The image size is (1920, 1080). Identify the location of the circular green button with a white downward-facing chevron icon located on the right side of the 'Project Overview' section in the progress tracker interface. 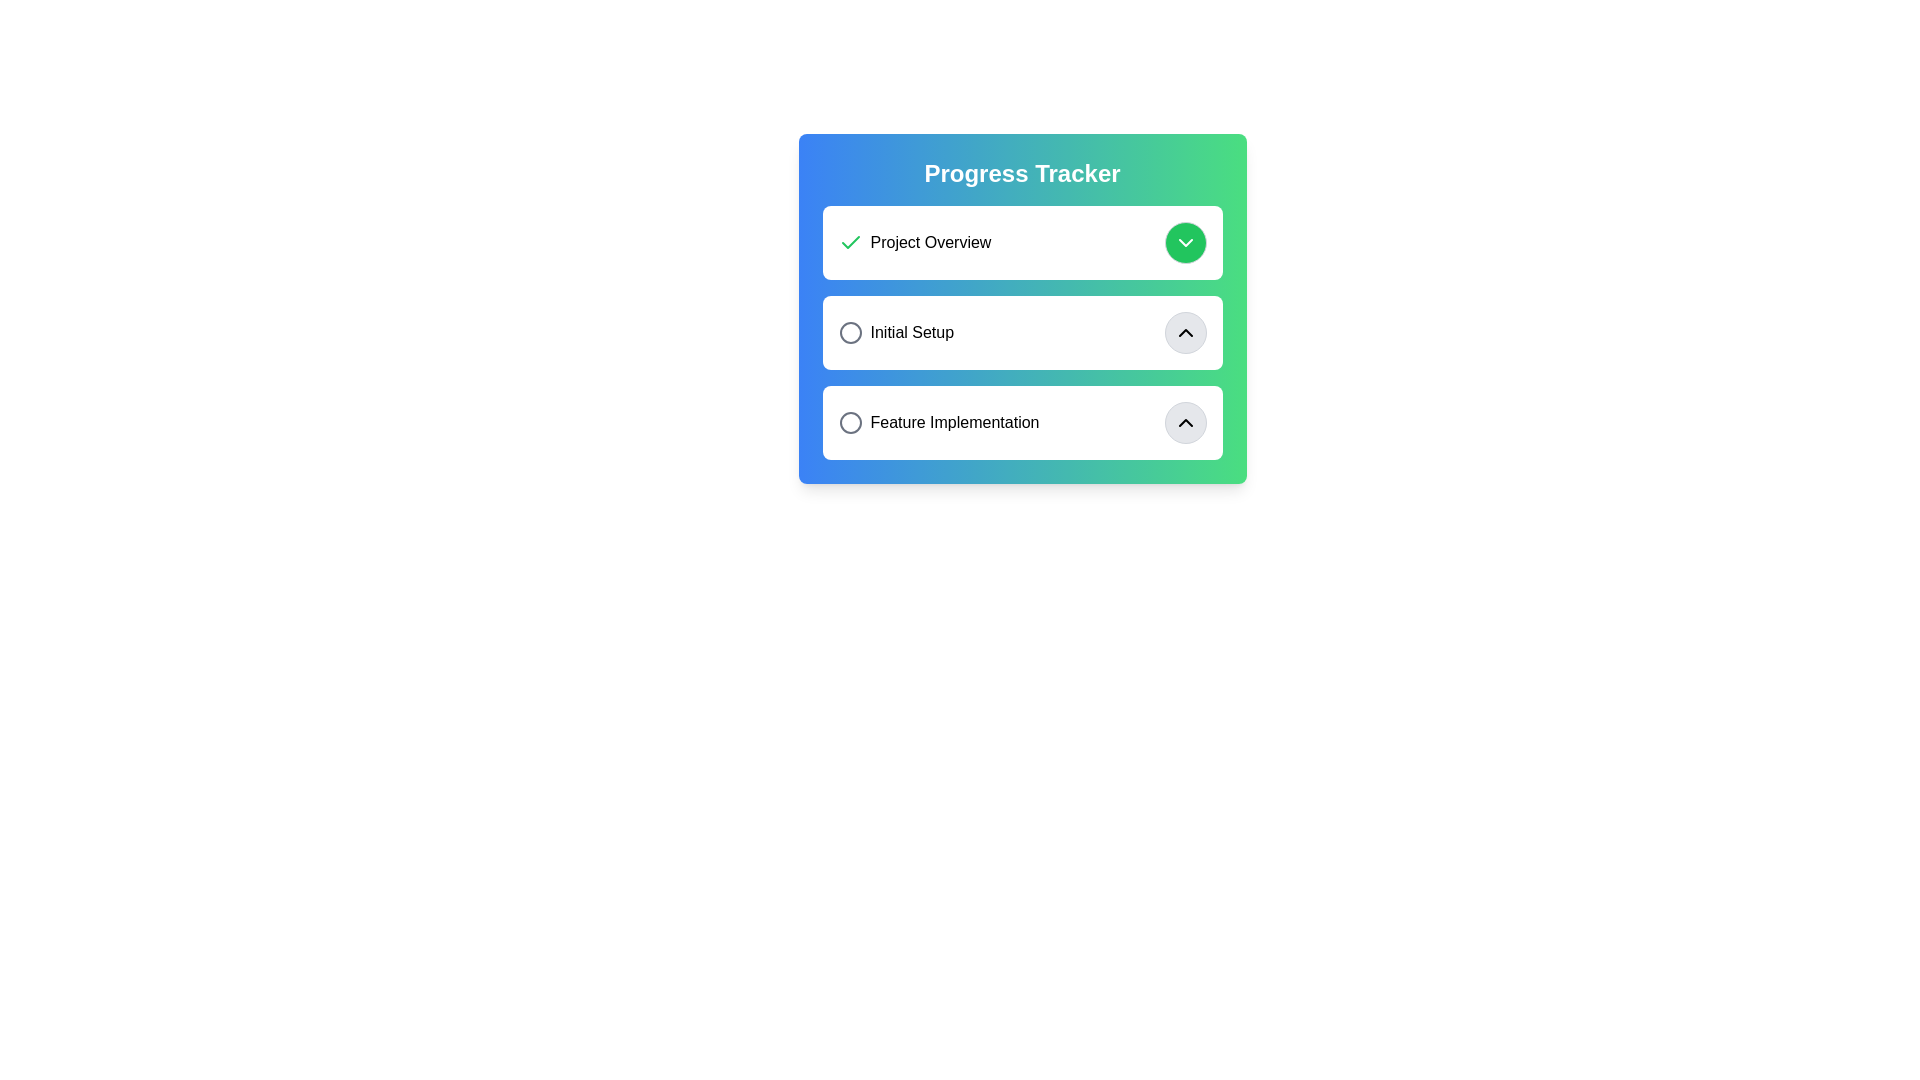
(1185, 242).